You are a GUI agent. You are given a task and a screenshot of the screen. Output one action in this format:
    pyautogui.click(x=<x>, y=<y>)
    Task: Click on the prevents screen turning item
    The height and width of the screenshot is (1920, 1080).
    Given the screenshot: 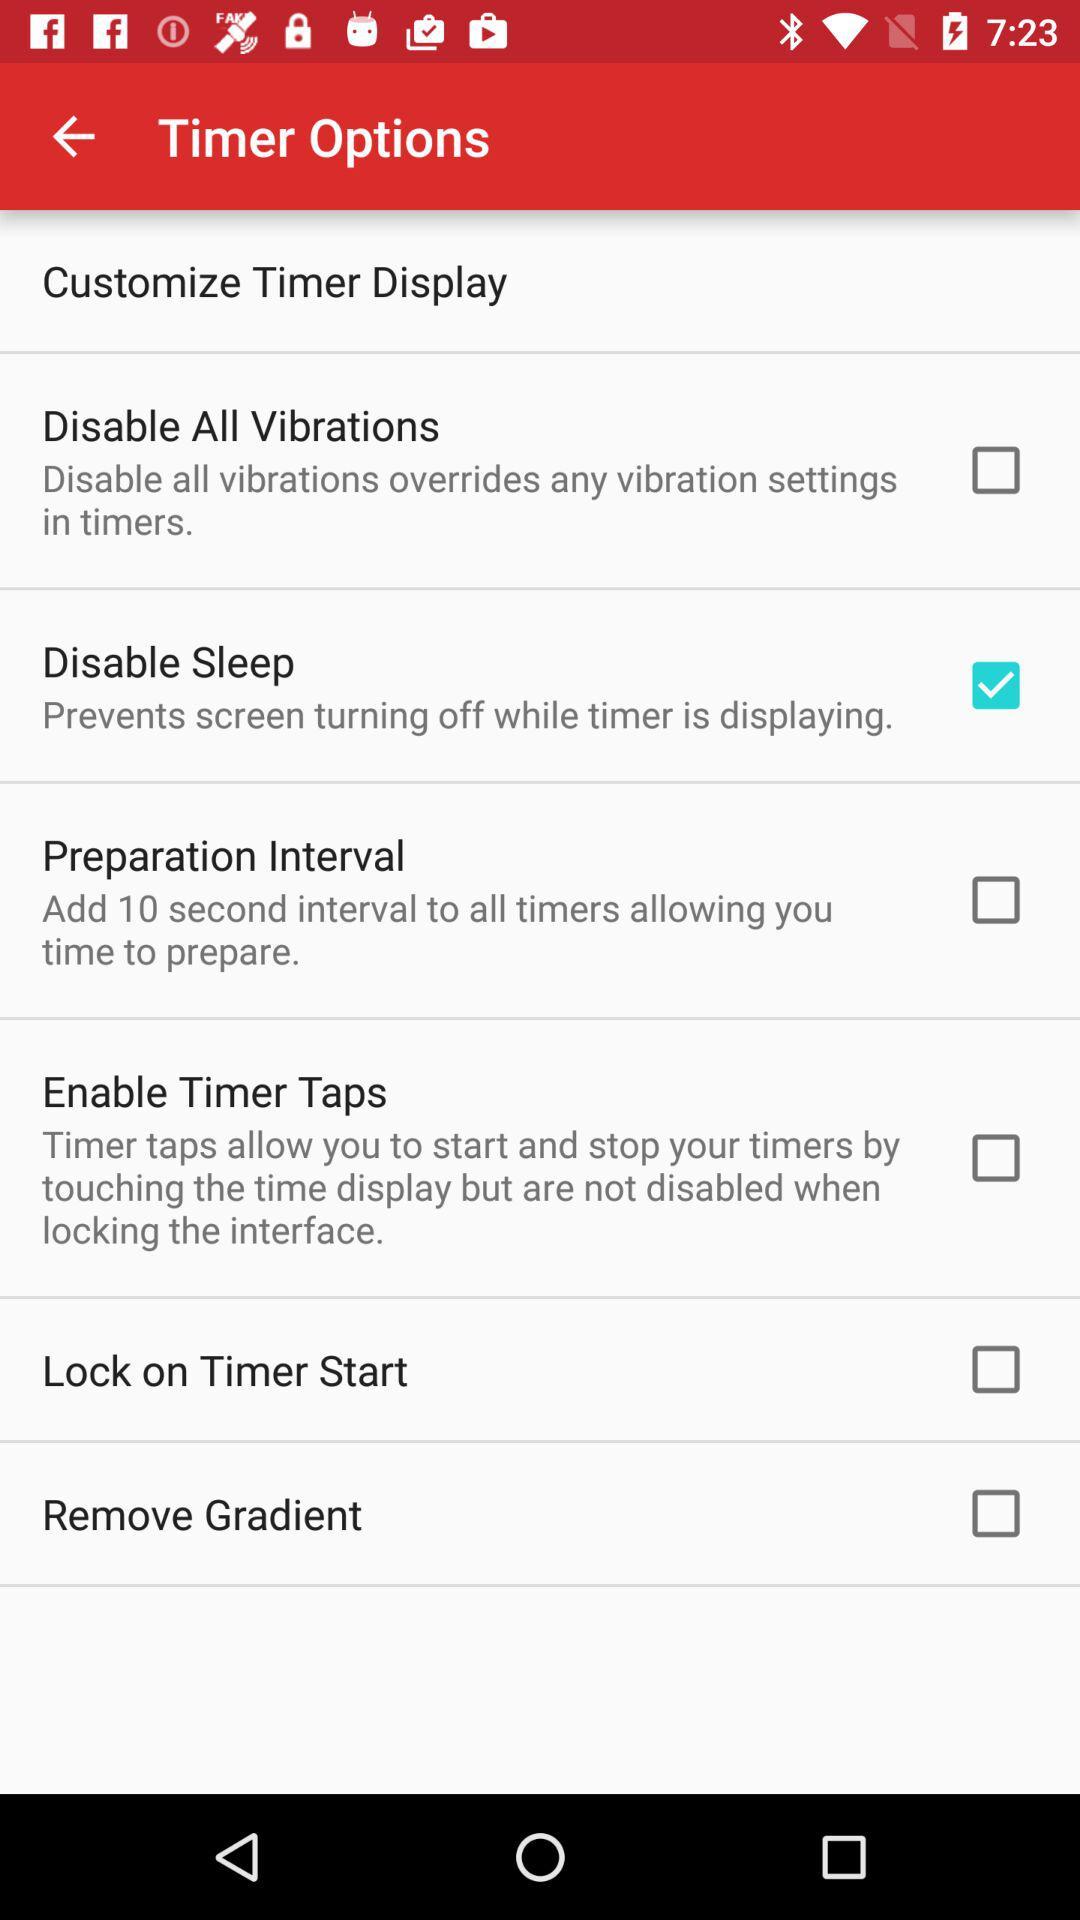 What is the action you would take?
    pyautogui.click(x=467, y=714)
    